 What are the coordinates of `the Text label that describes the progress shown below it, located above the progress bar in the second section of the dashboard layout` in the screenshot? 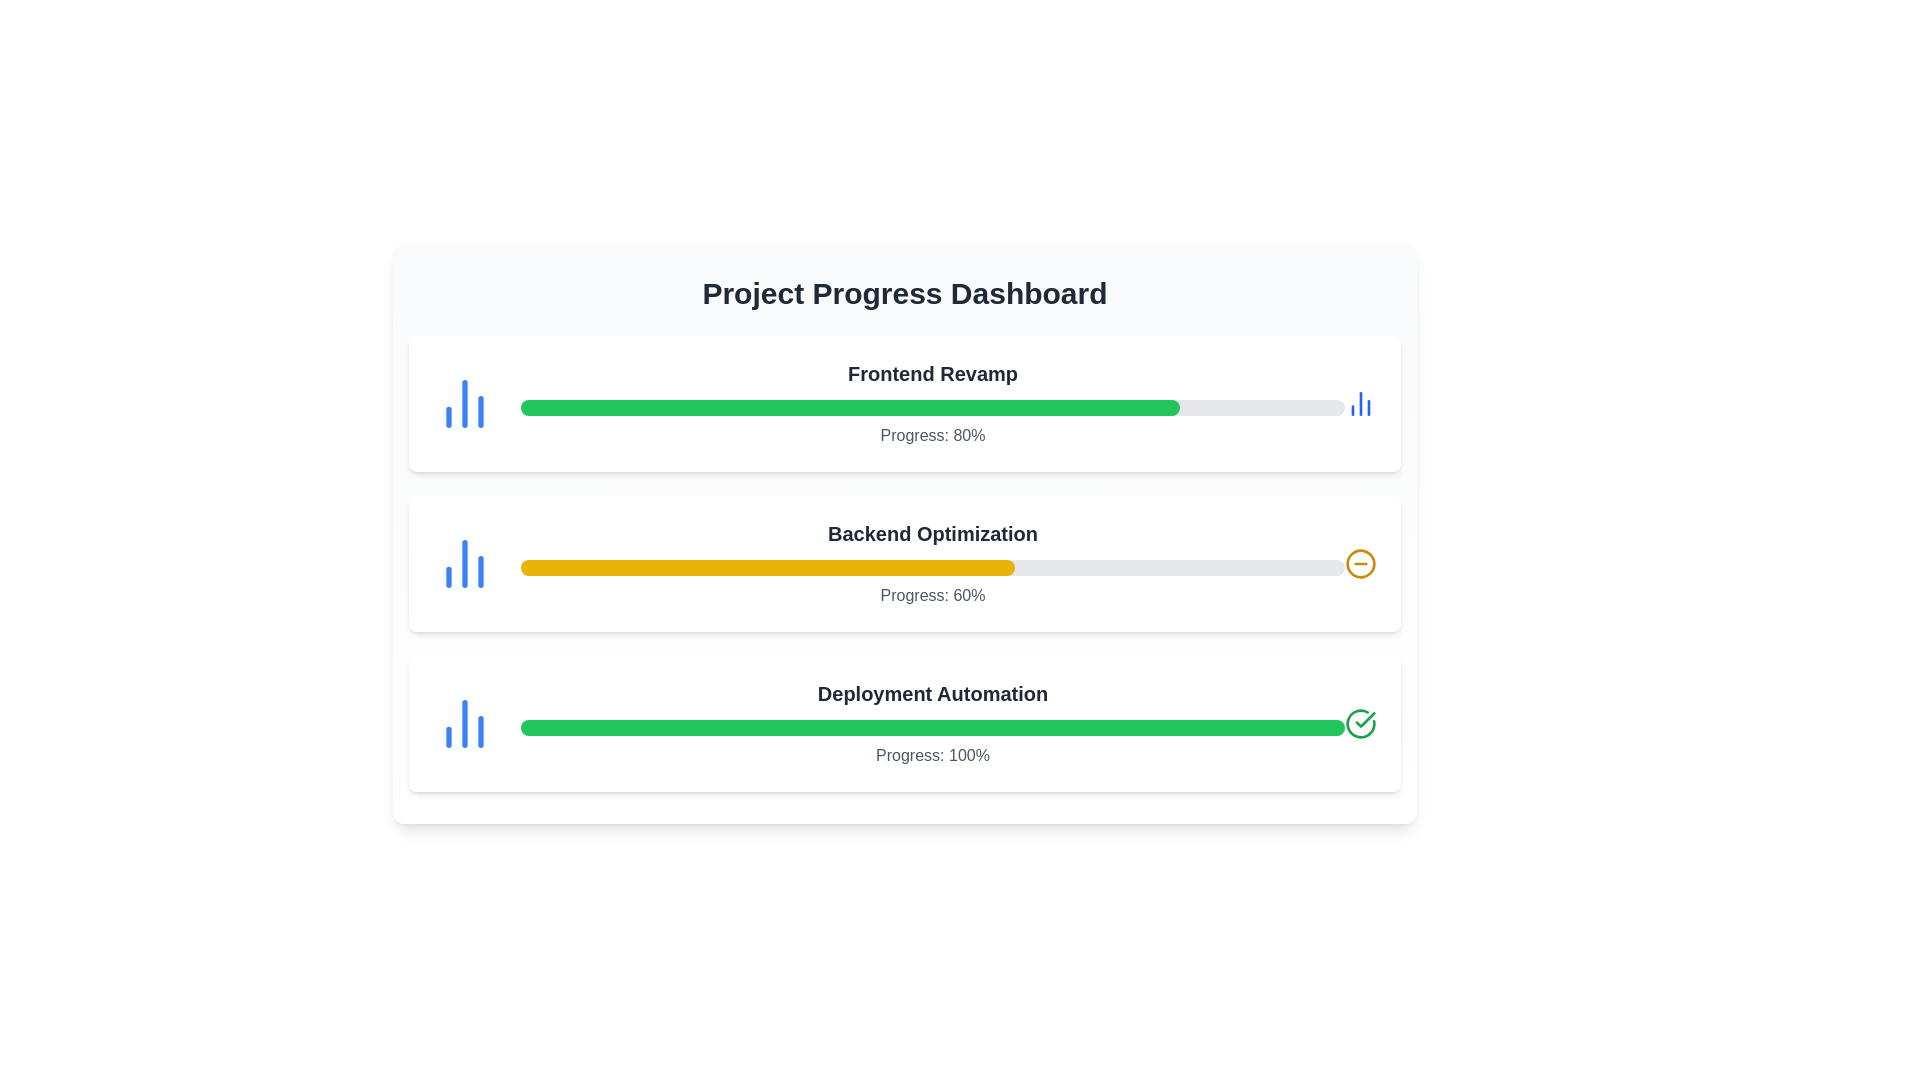 It's located at (931, 532).